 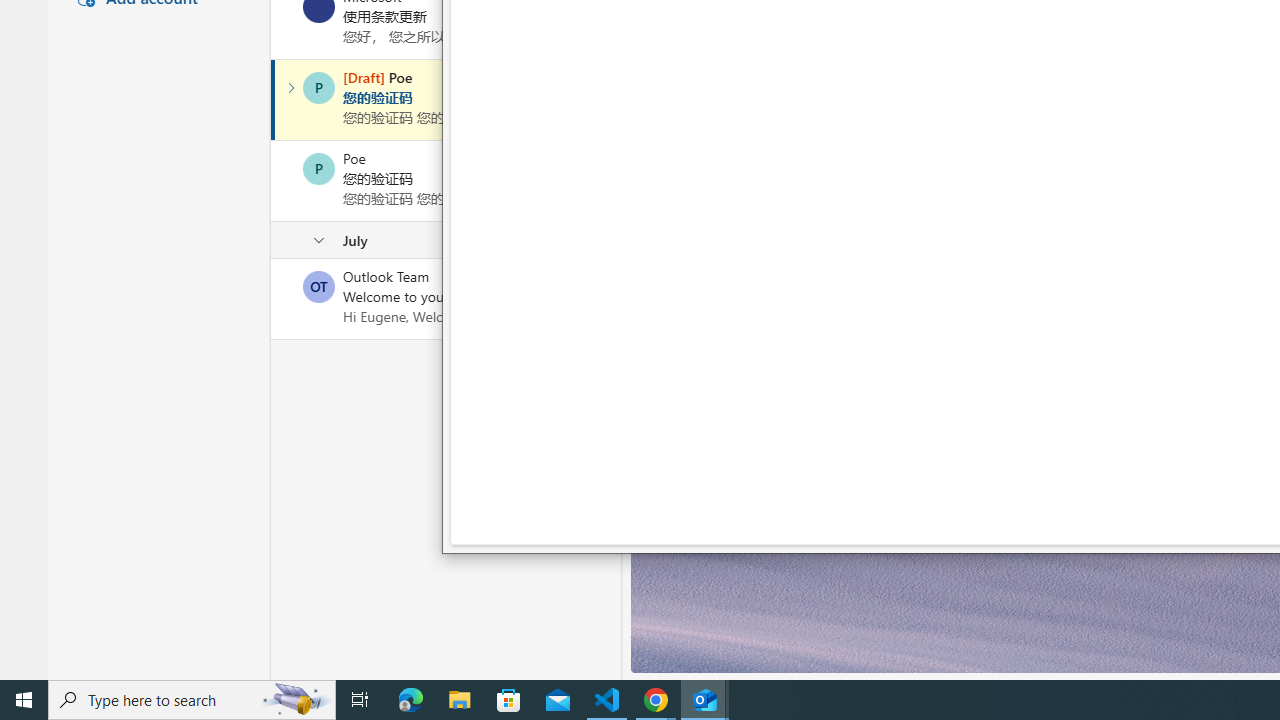 I want to click on 'Poe', so click(x=318, y=167).